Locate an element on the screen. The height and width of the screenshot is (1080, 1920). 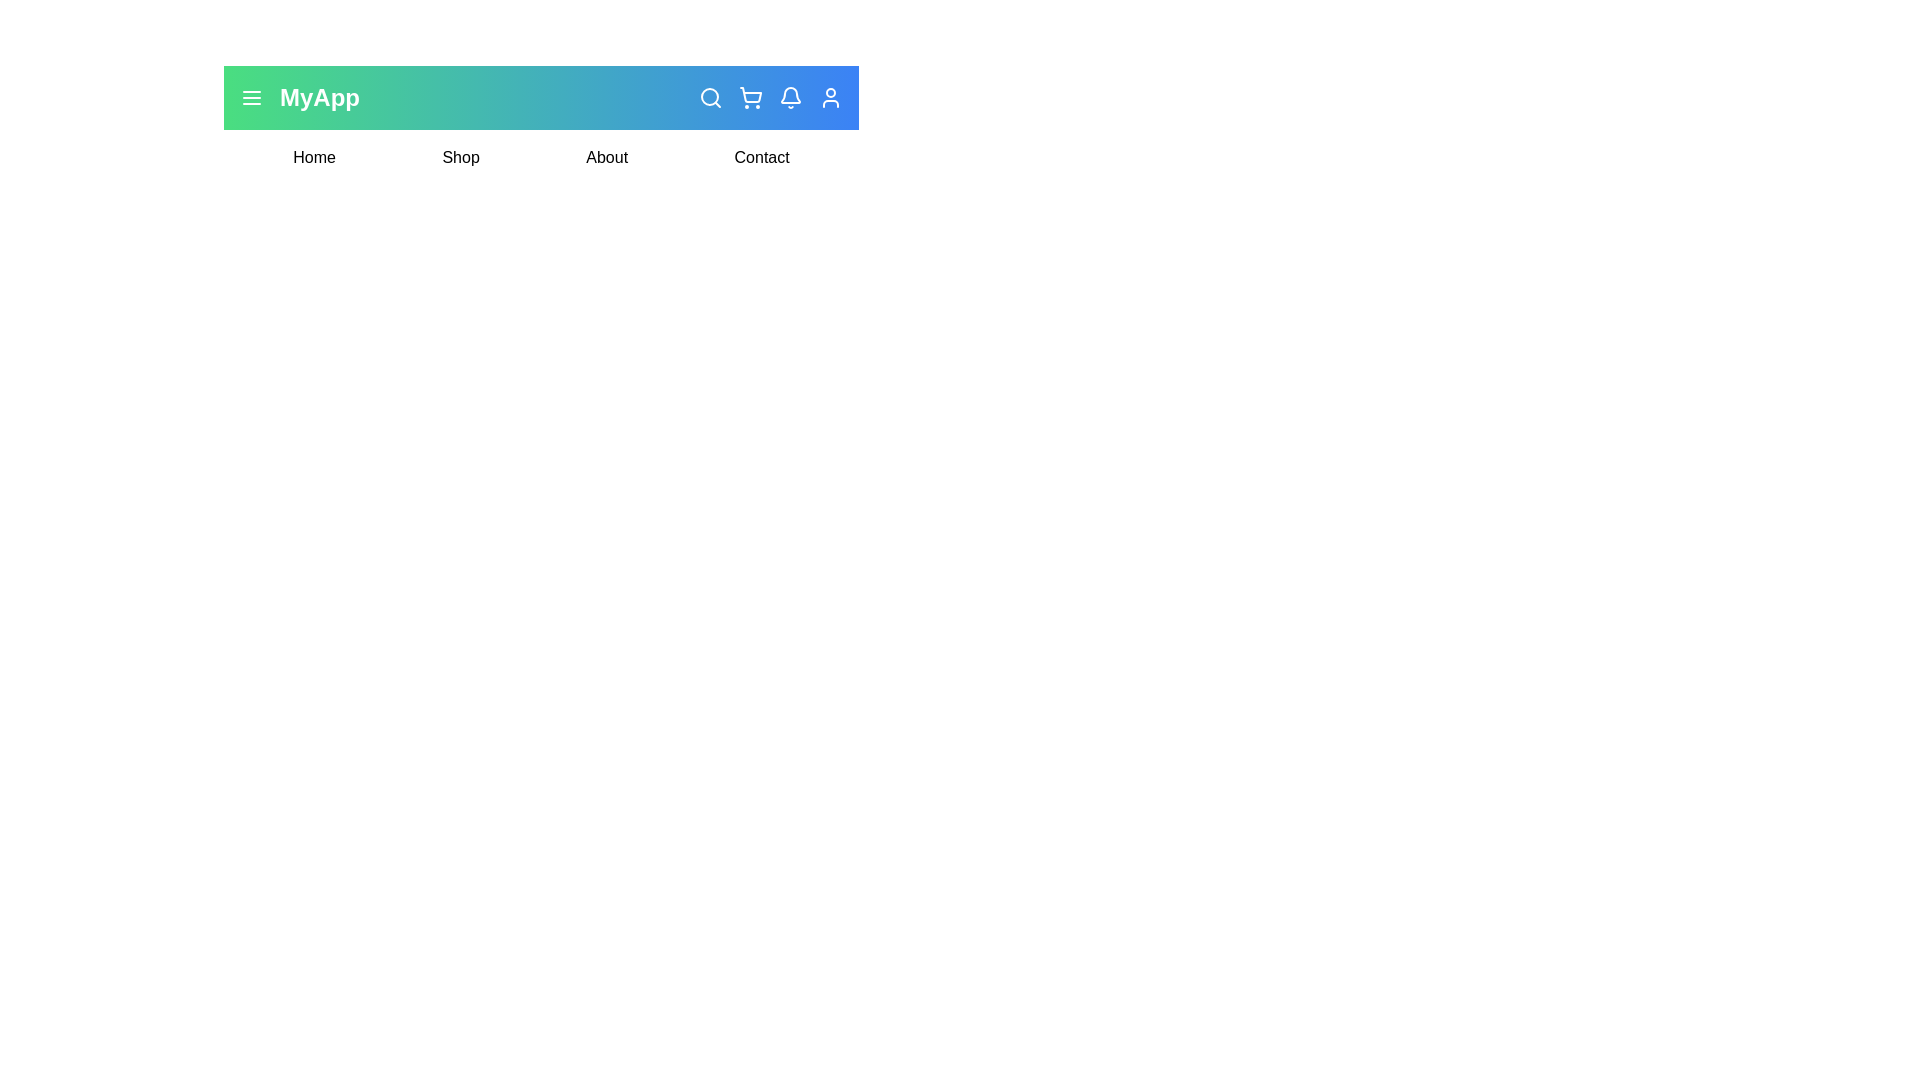
the notifications icon in the navigation bar is located at coordinates (790, 97).